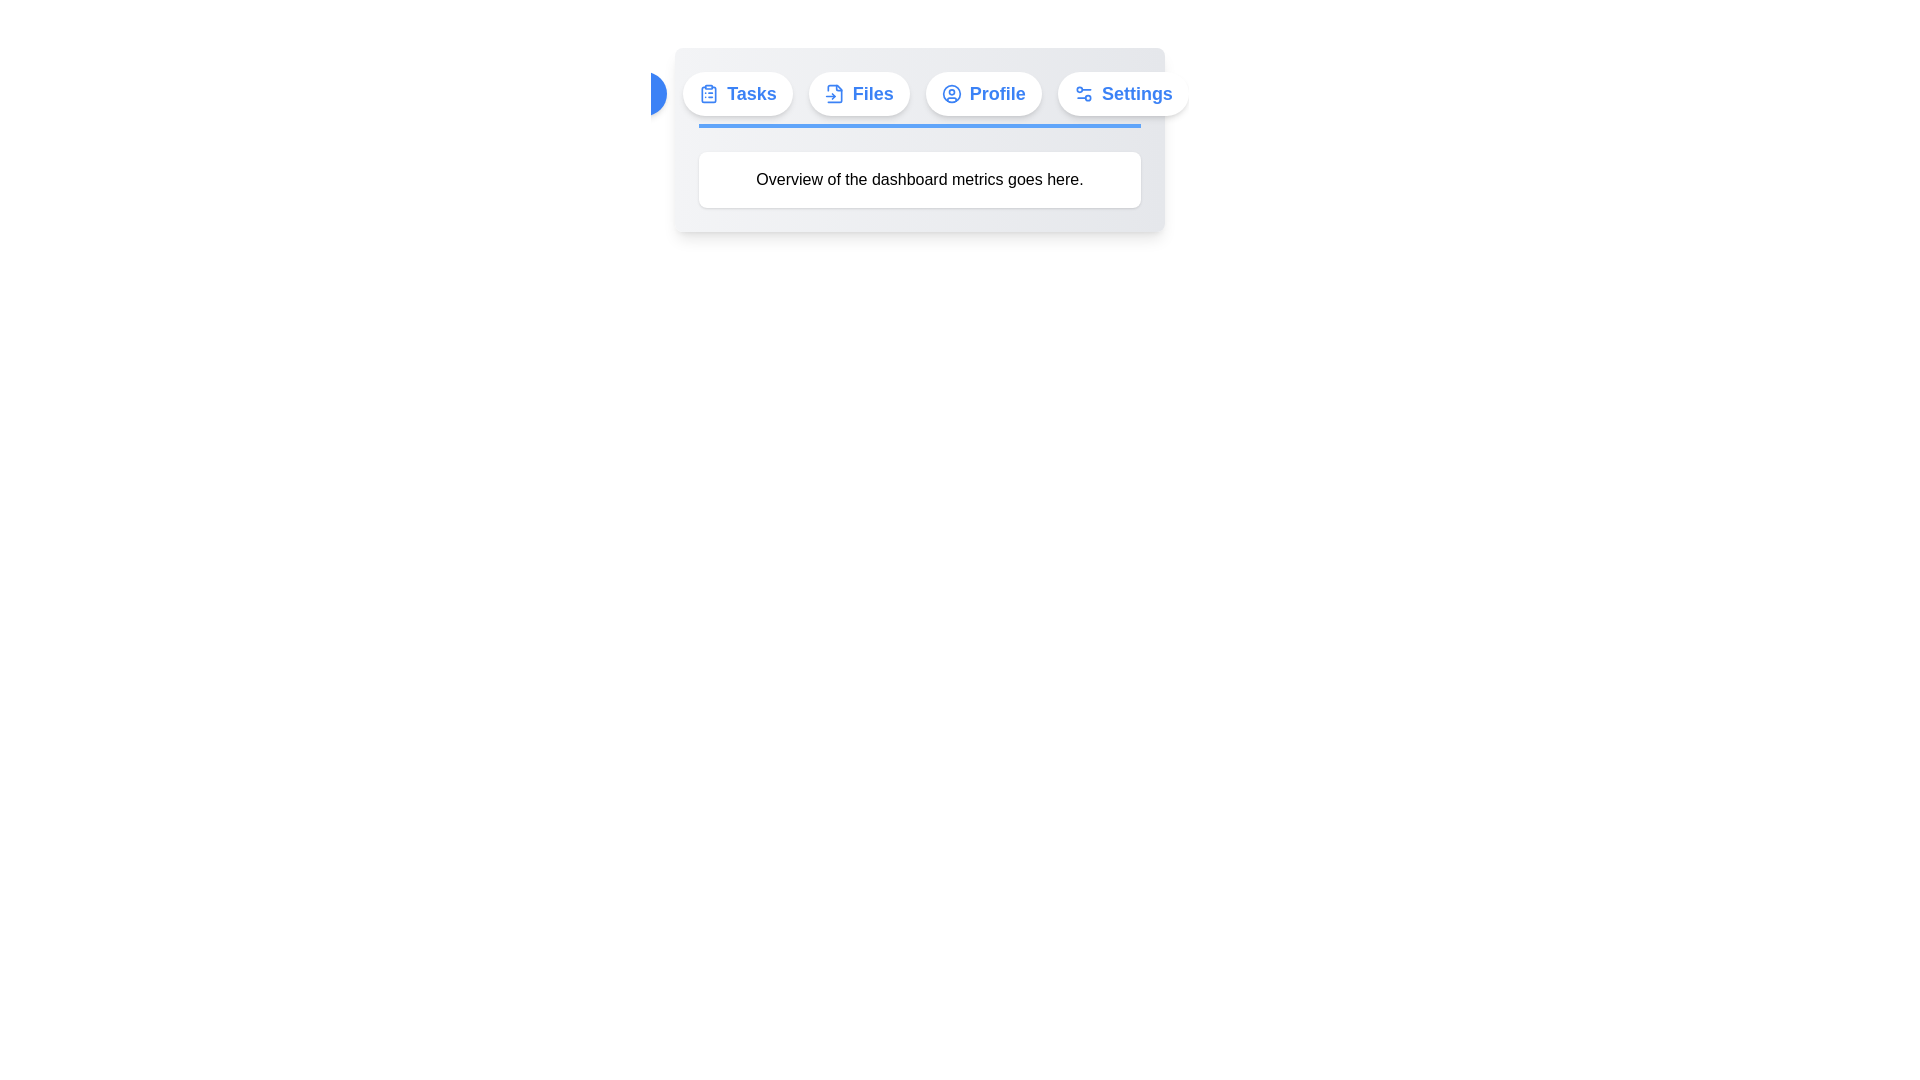 This screenshot has height=1080, width=1920. I want to click on the 'Tasks' button, so click(737, 93).